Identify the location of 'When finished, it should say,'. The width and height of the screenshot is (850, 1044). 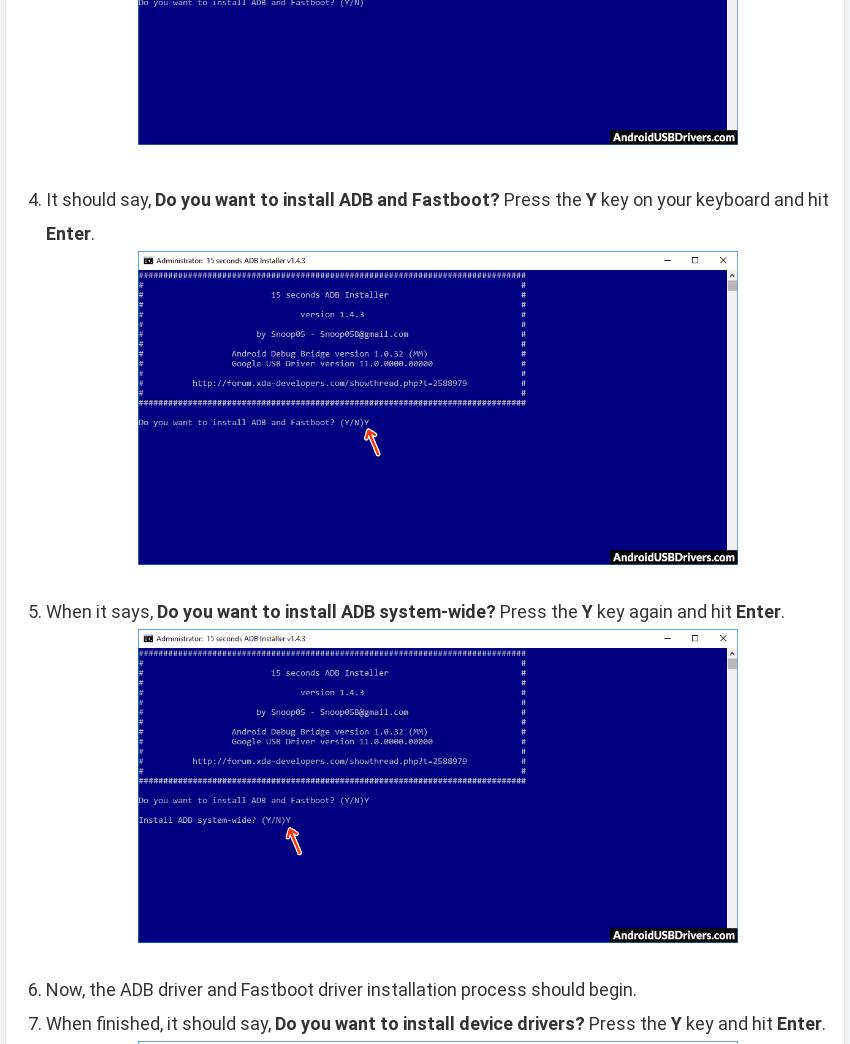
(160, 1022).